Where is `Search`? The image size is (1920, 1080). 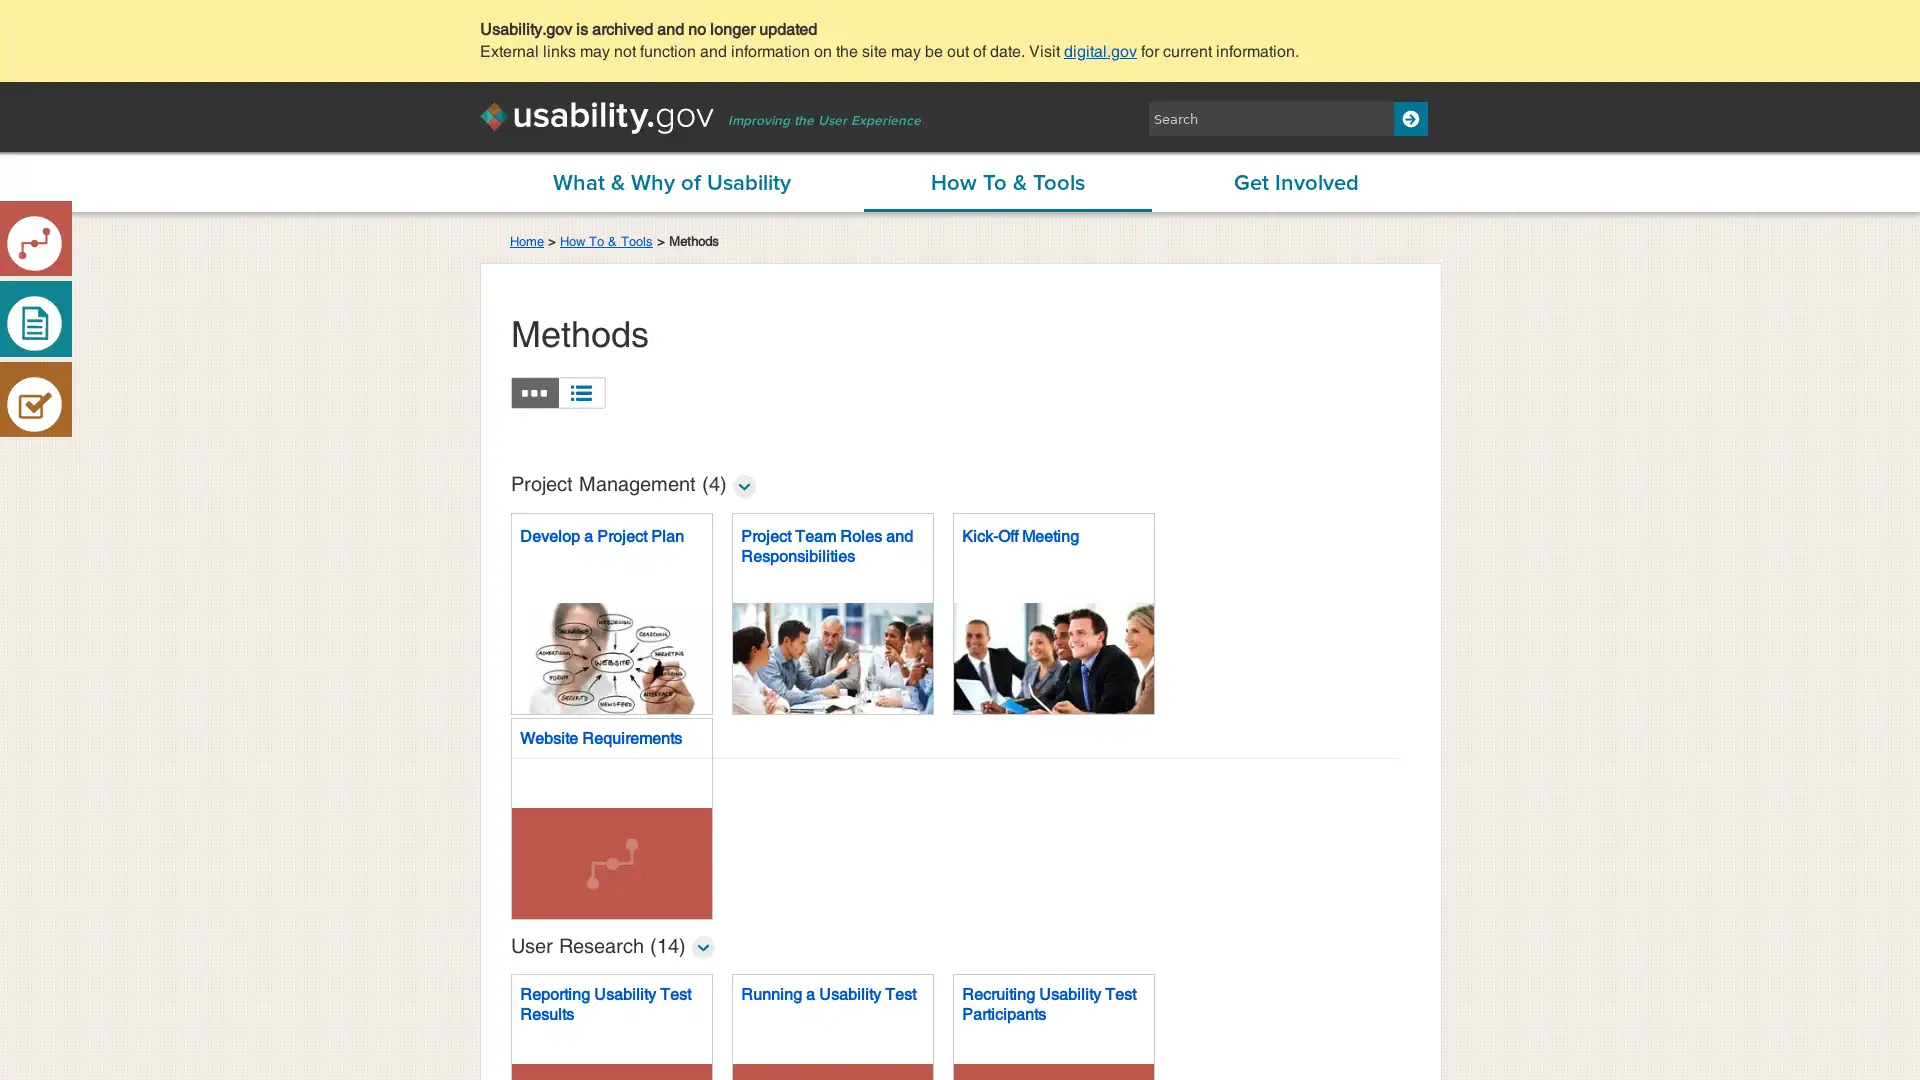
Search is located at coordinates (1410, 119).